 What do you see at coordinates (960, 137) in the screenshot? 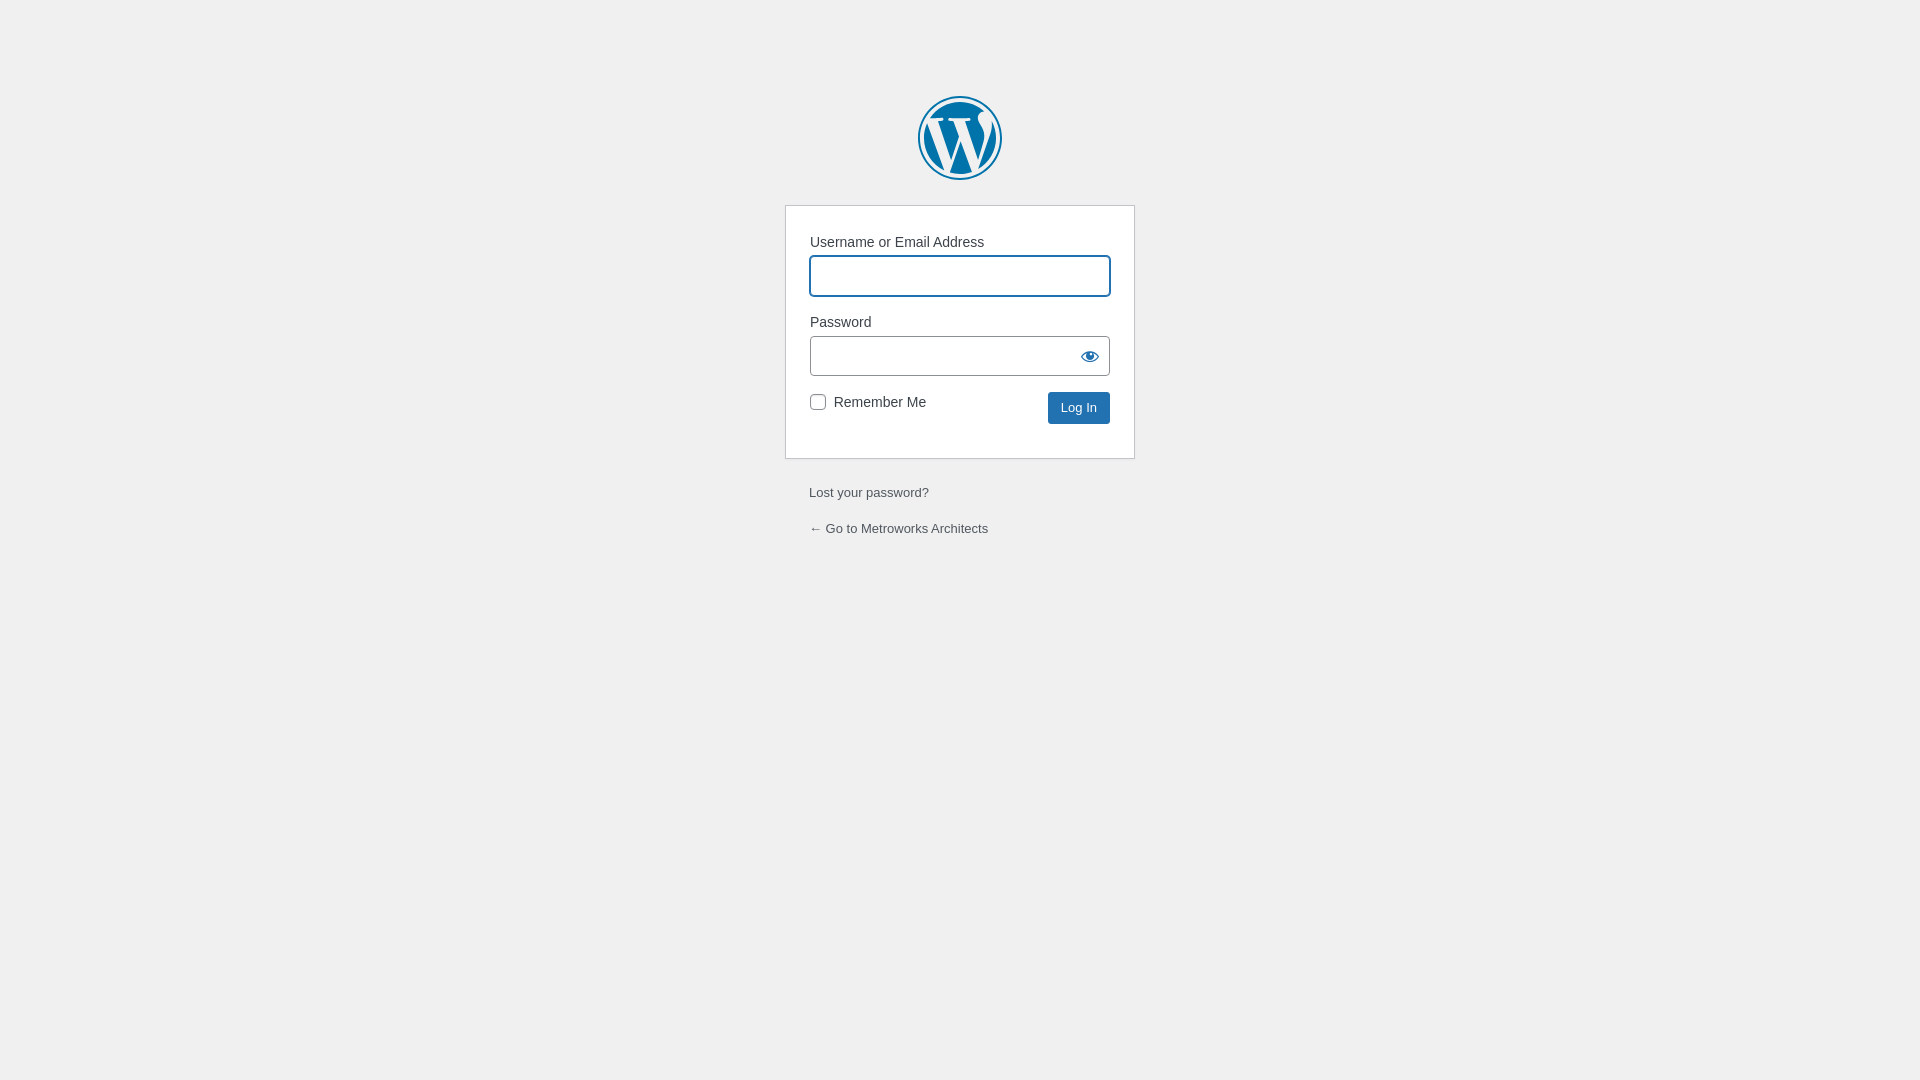
I see `'Powered by WordPress'` at bounding box center [960, 137].